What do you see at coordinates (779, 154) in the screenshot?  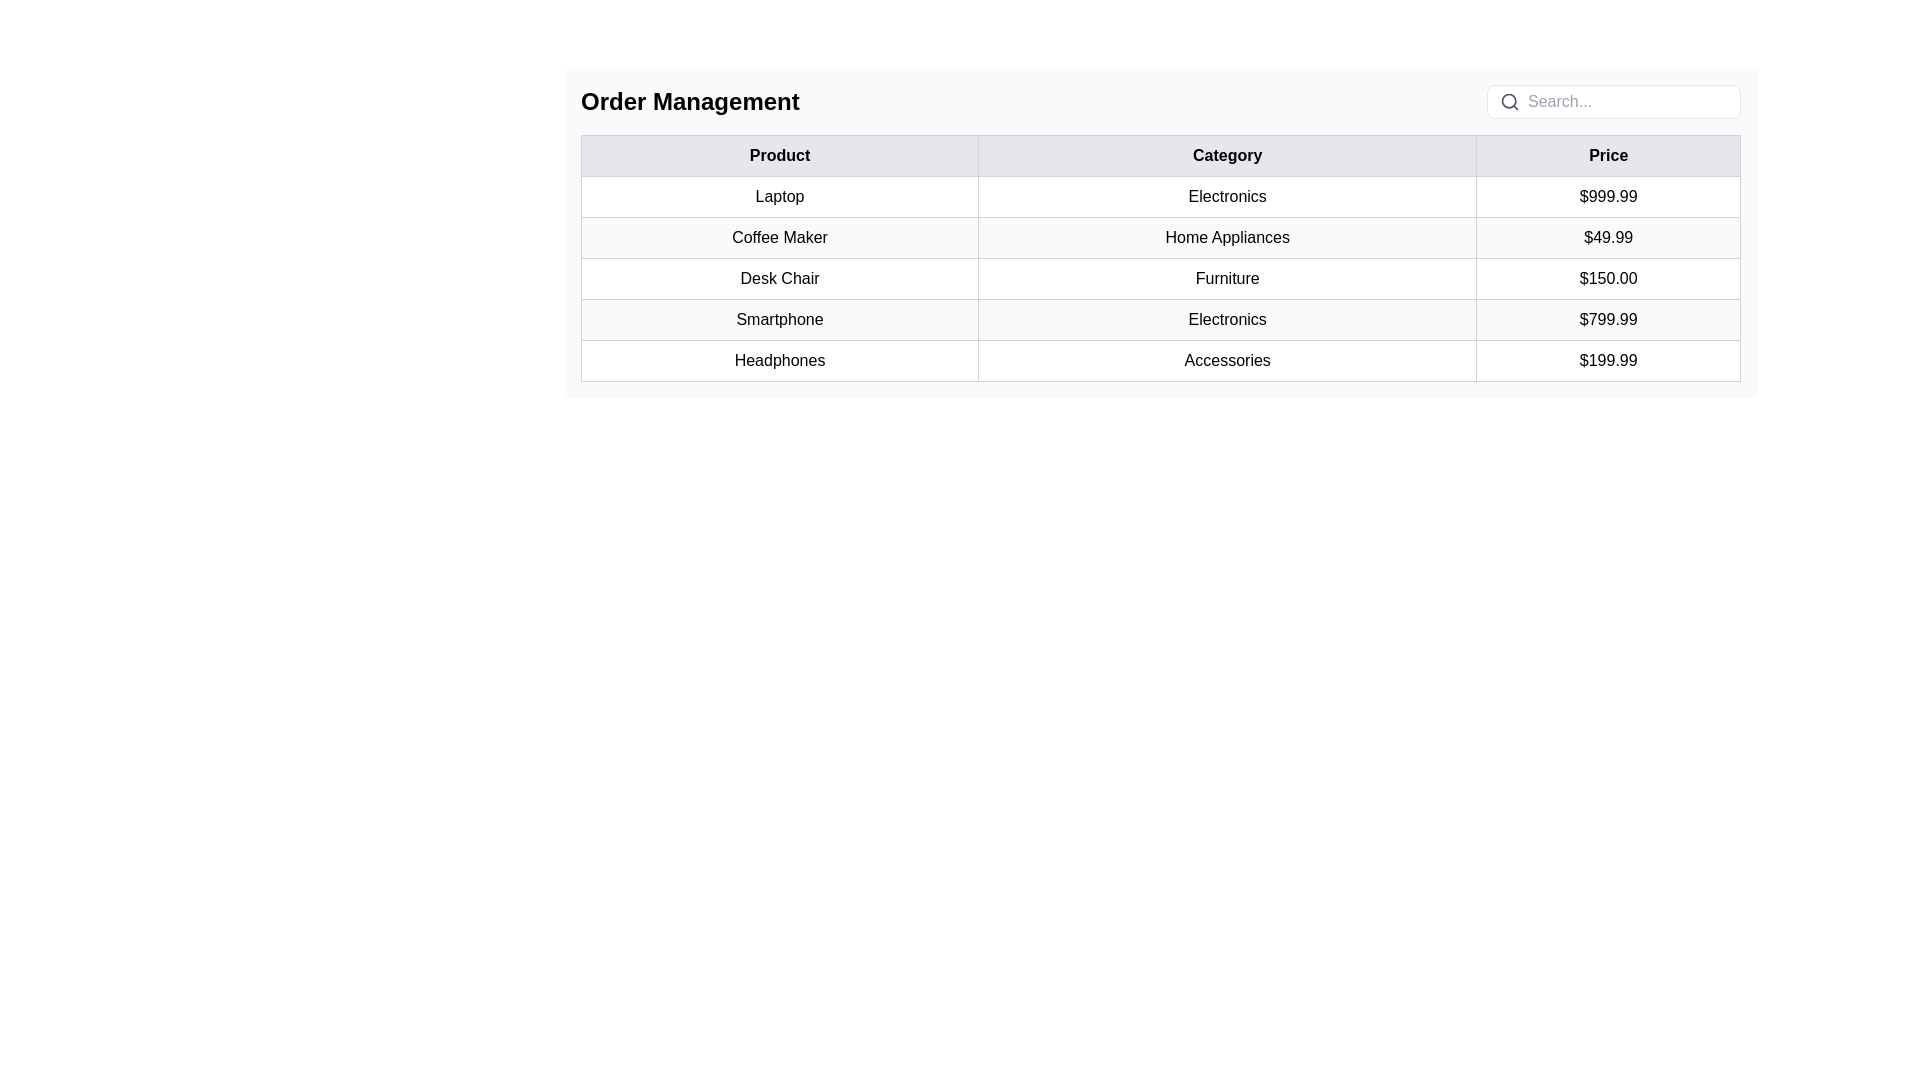 I see `the Table Header Cell displaying 'Product', which is the first column in the table header row with a light gray background and bold text` at bounding box center [779, 154].